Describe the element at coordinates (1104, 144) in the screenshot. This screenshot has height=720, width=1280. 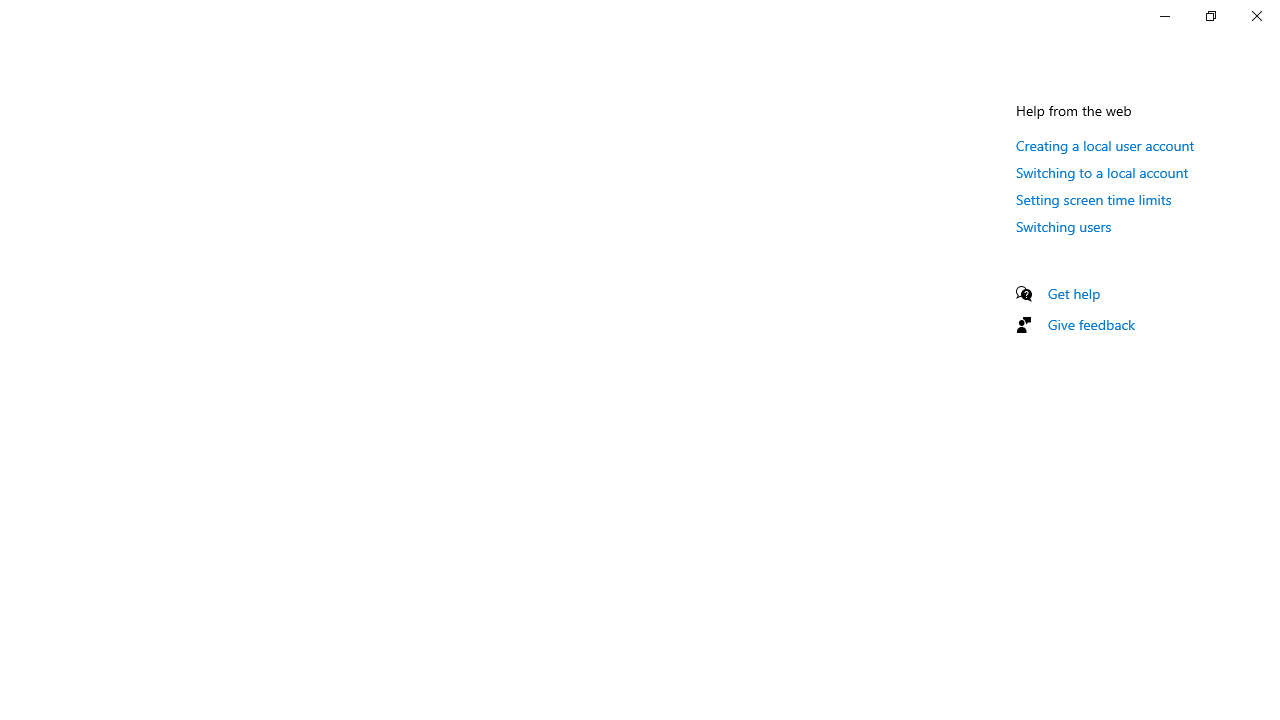
I see `'Creating a local user account'` at that location.